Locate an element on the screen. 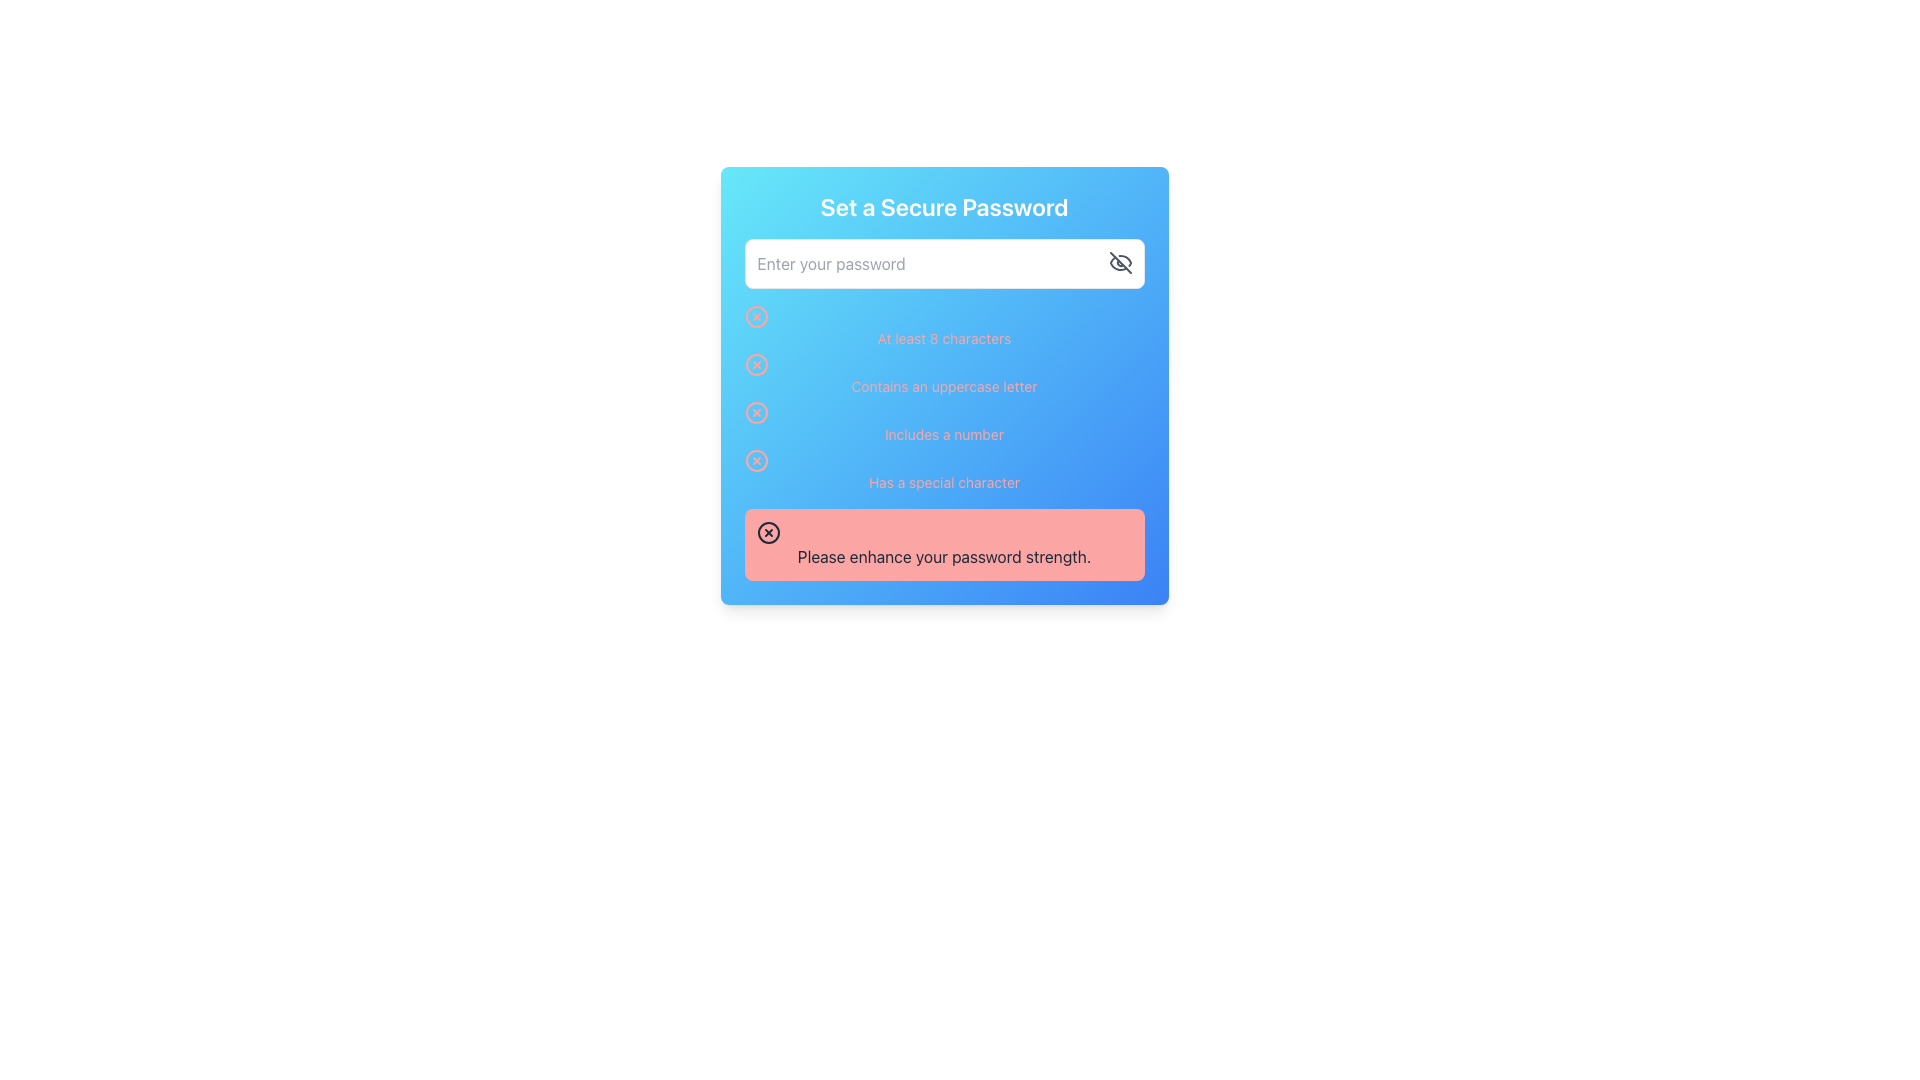 The height and width of the screenshot is (1080, 1920). instruction displayed in the second password validation message, which indicates that the password must include at least one uppercase letter, as represented by the red icon indicating the requirement is currently unmet is located at coordinates (943, 374).